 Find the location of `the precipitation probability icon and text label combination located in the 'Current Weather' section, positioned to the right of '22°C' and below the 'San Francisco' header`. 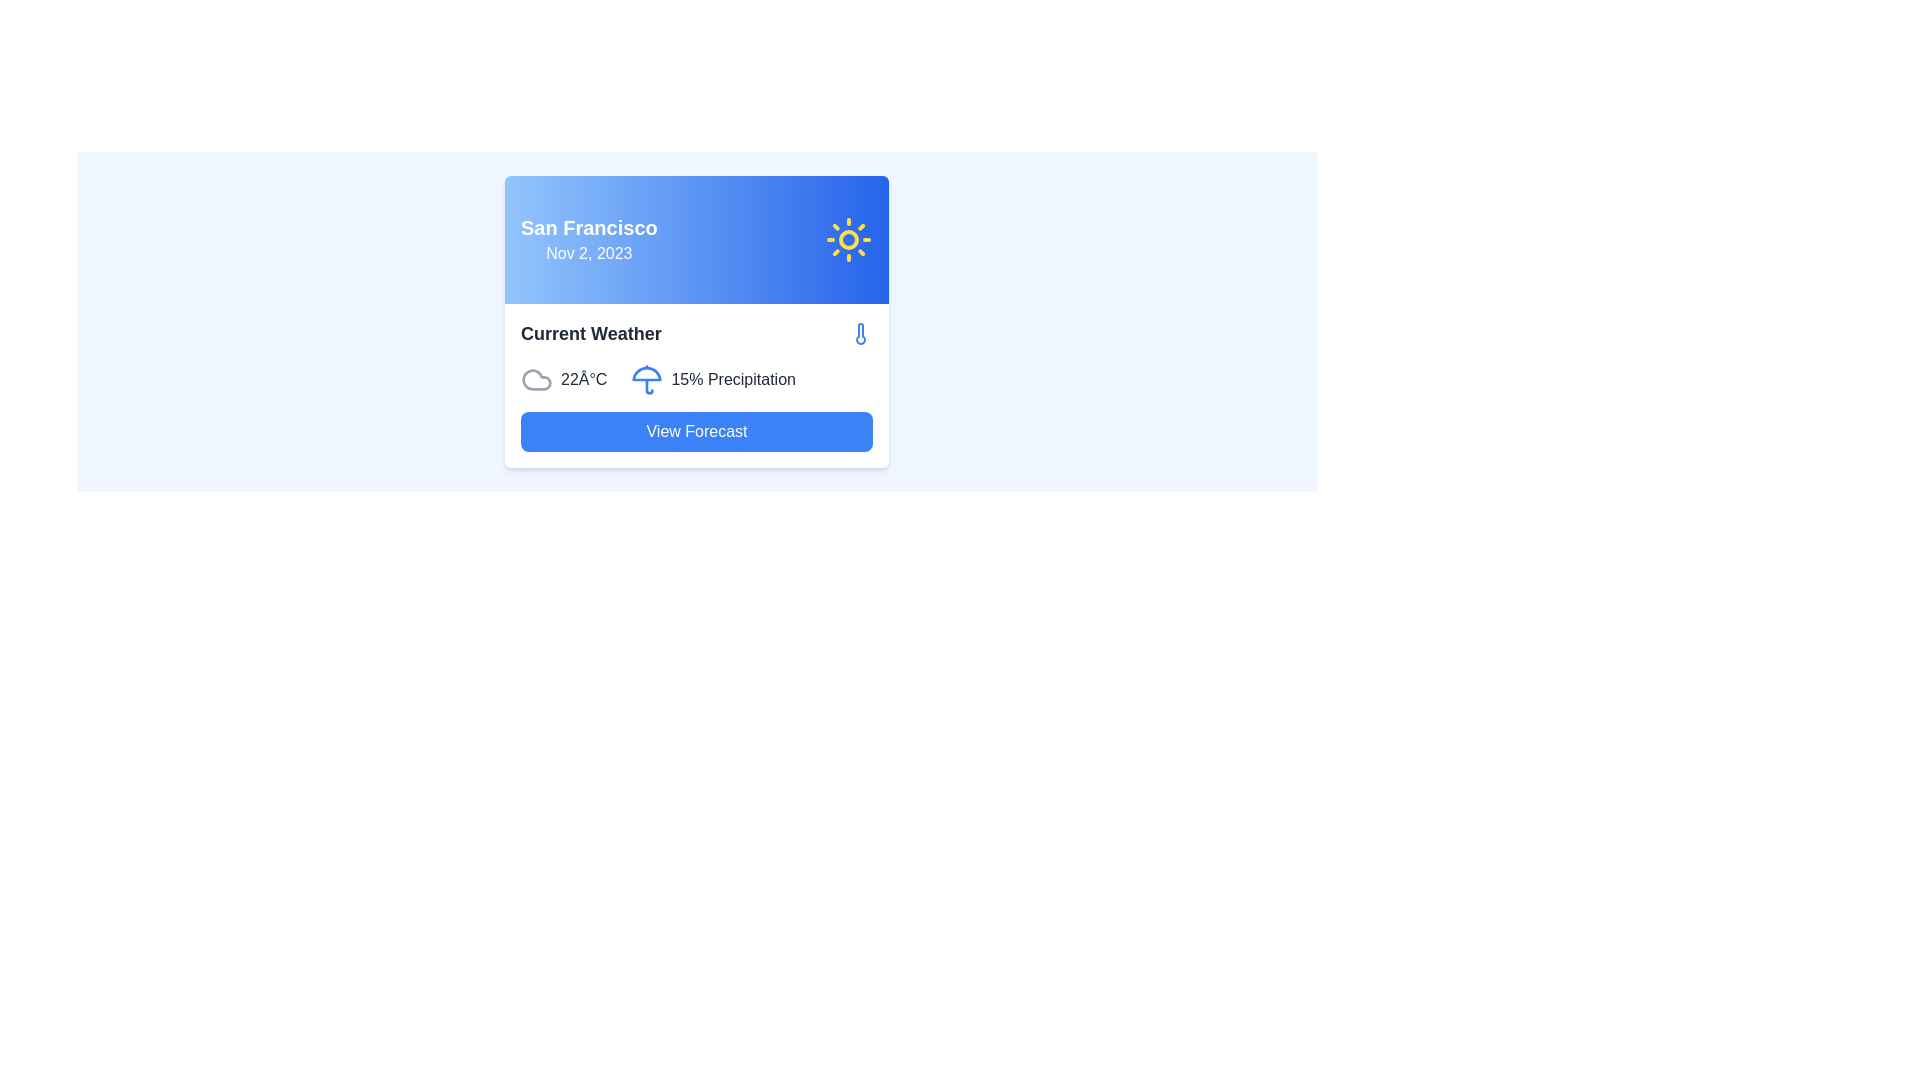

the precipitation probability icon and text label combination located in the 'Current Weather' section, positioned to the right of '22°C' and below the 'San Francisco' header is located at coordinates (713, 380).